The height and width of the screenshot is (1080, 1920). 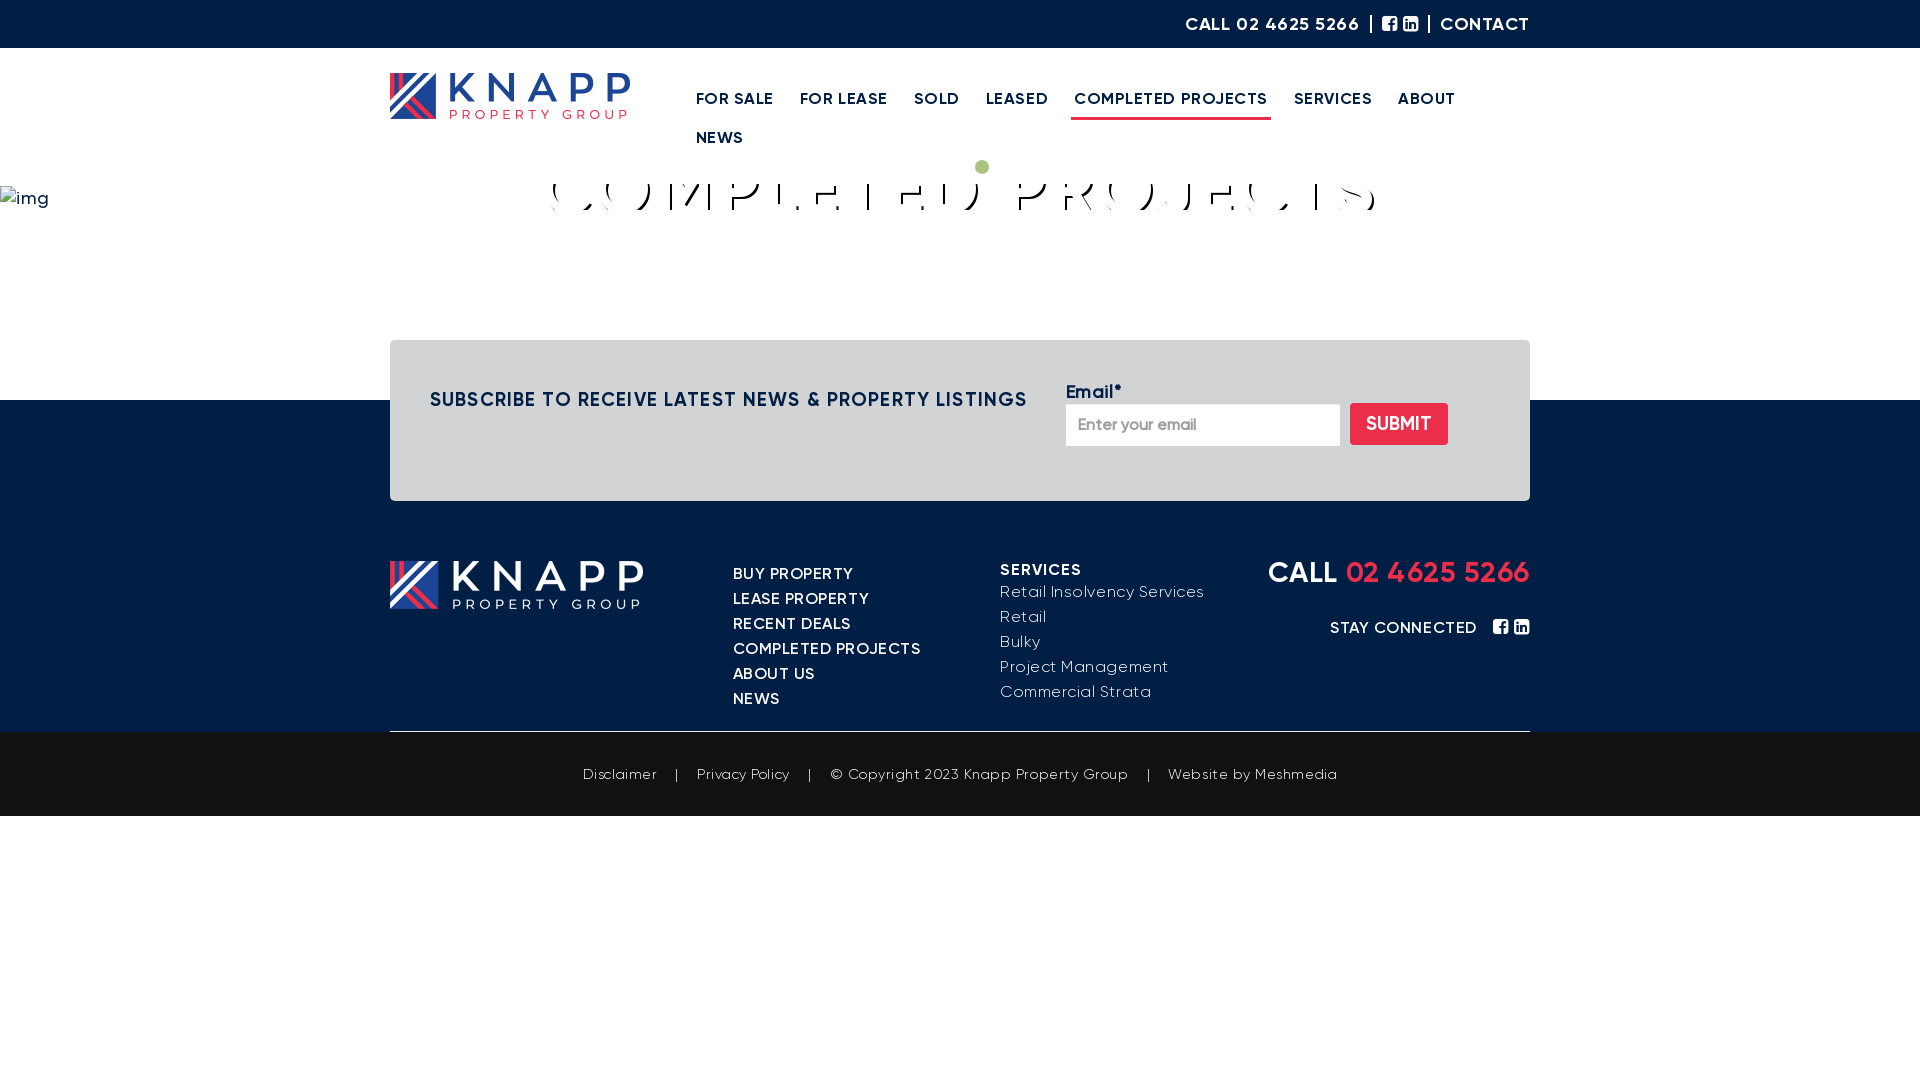 I want to click on 'Commercial Strata', so click(x=1074, y=690).